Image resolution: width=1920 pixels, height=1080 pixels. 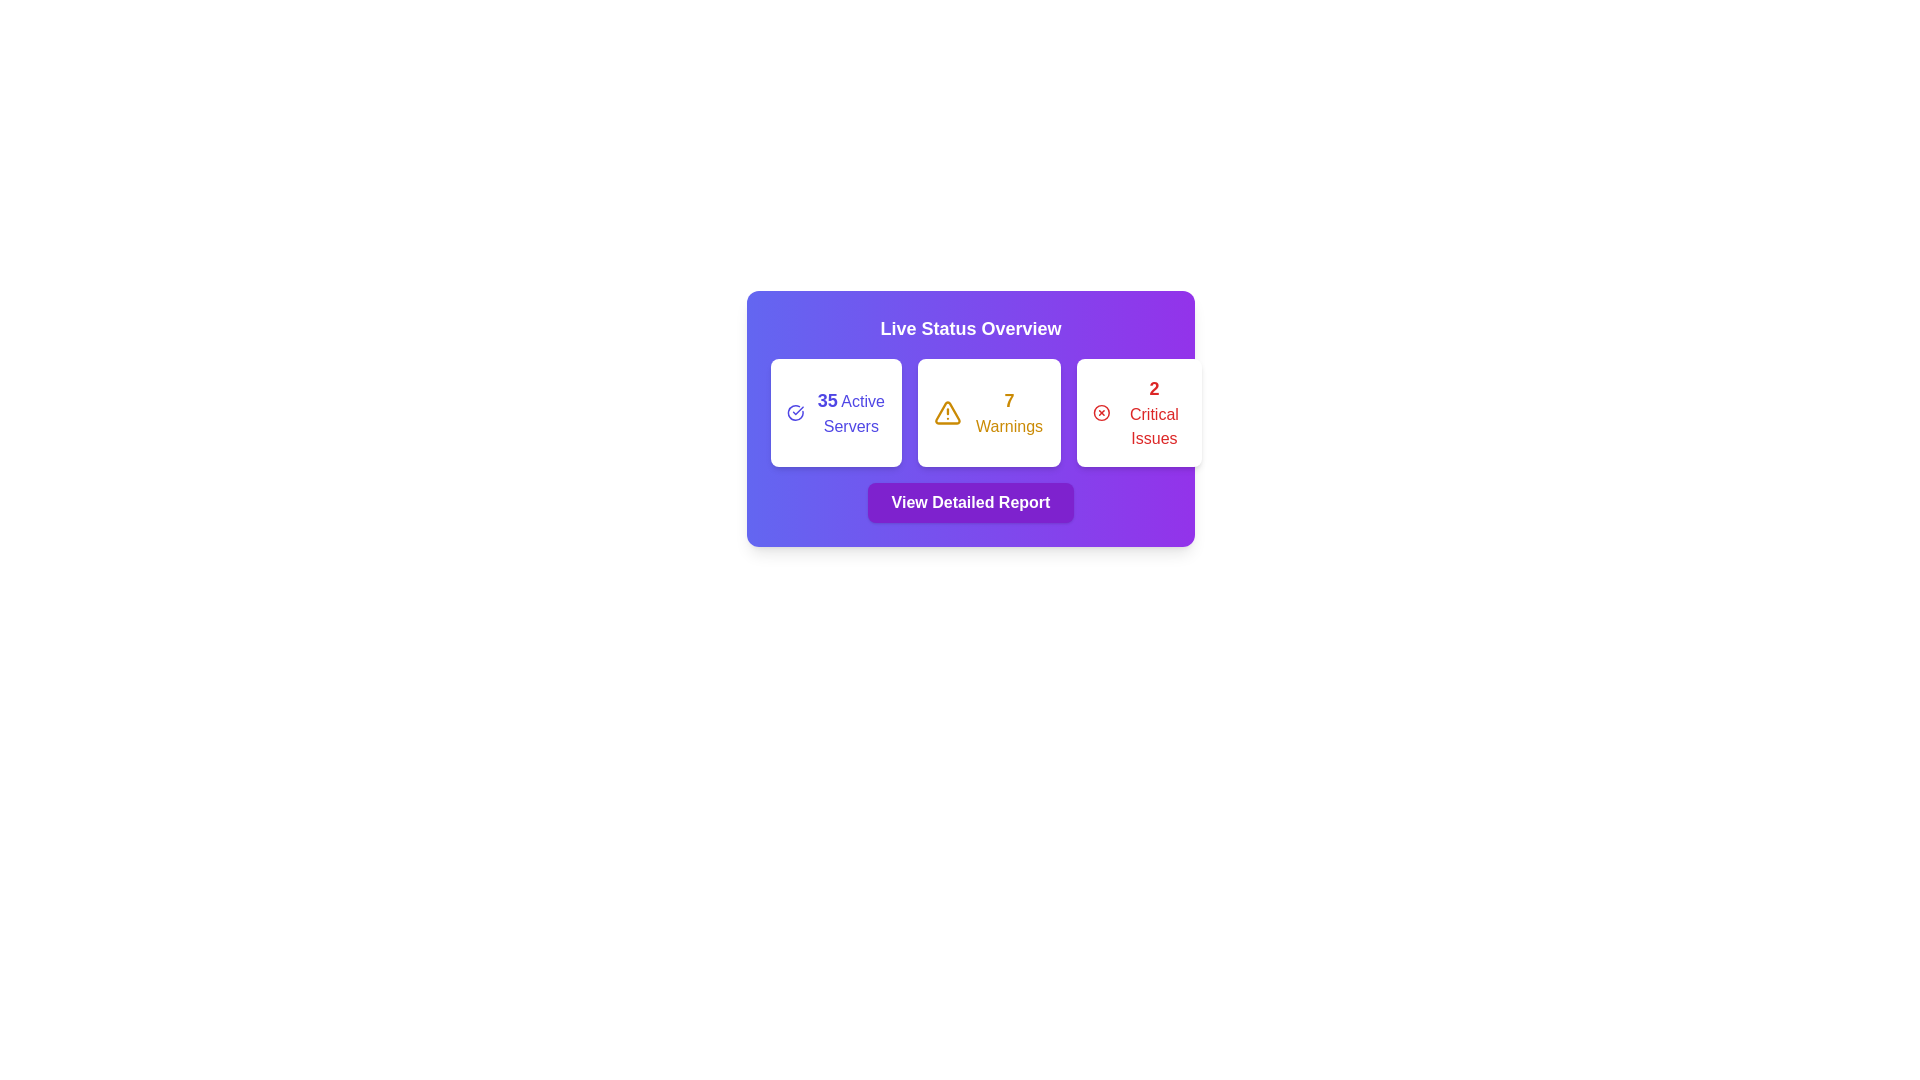 What do you see at coordinates (947, 411) in the screenshot?
I see `the triangular warning icon with an exclamation mark, which is outlined in yellow and located in the panel labeled '7 Warnings'` at bounding box center [947, 411].